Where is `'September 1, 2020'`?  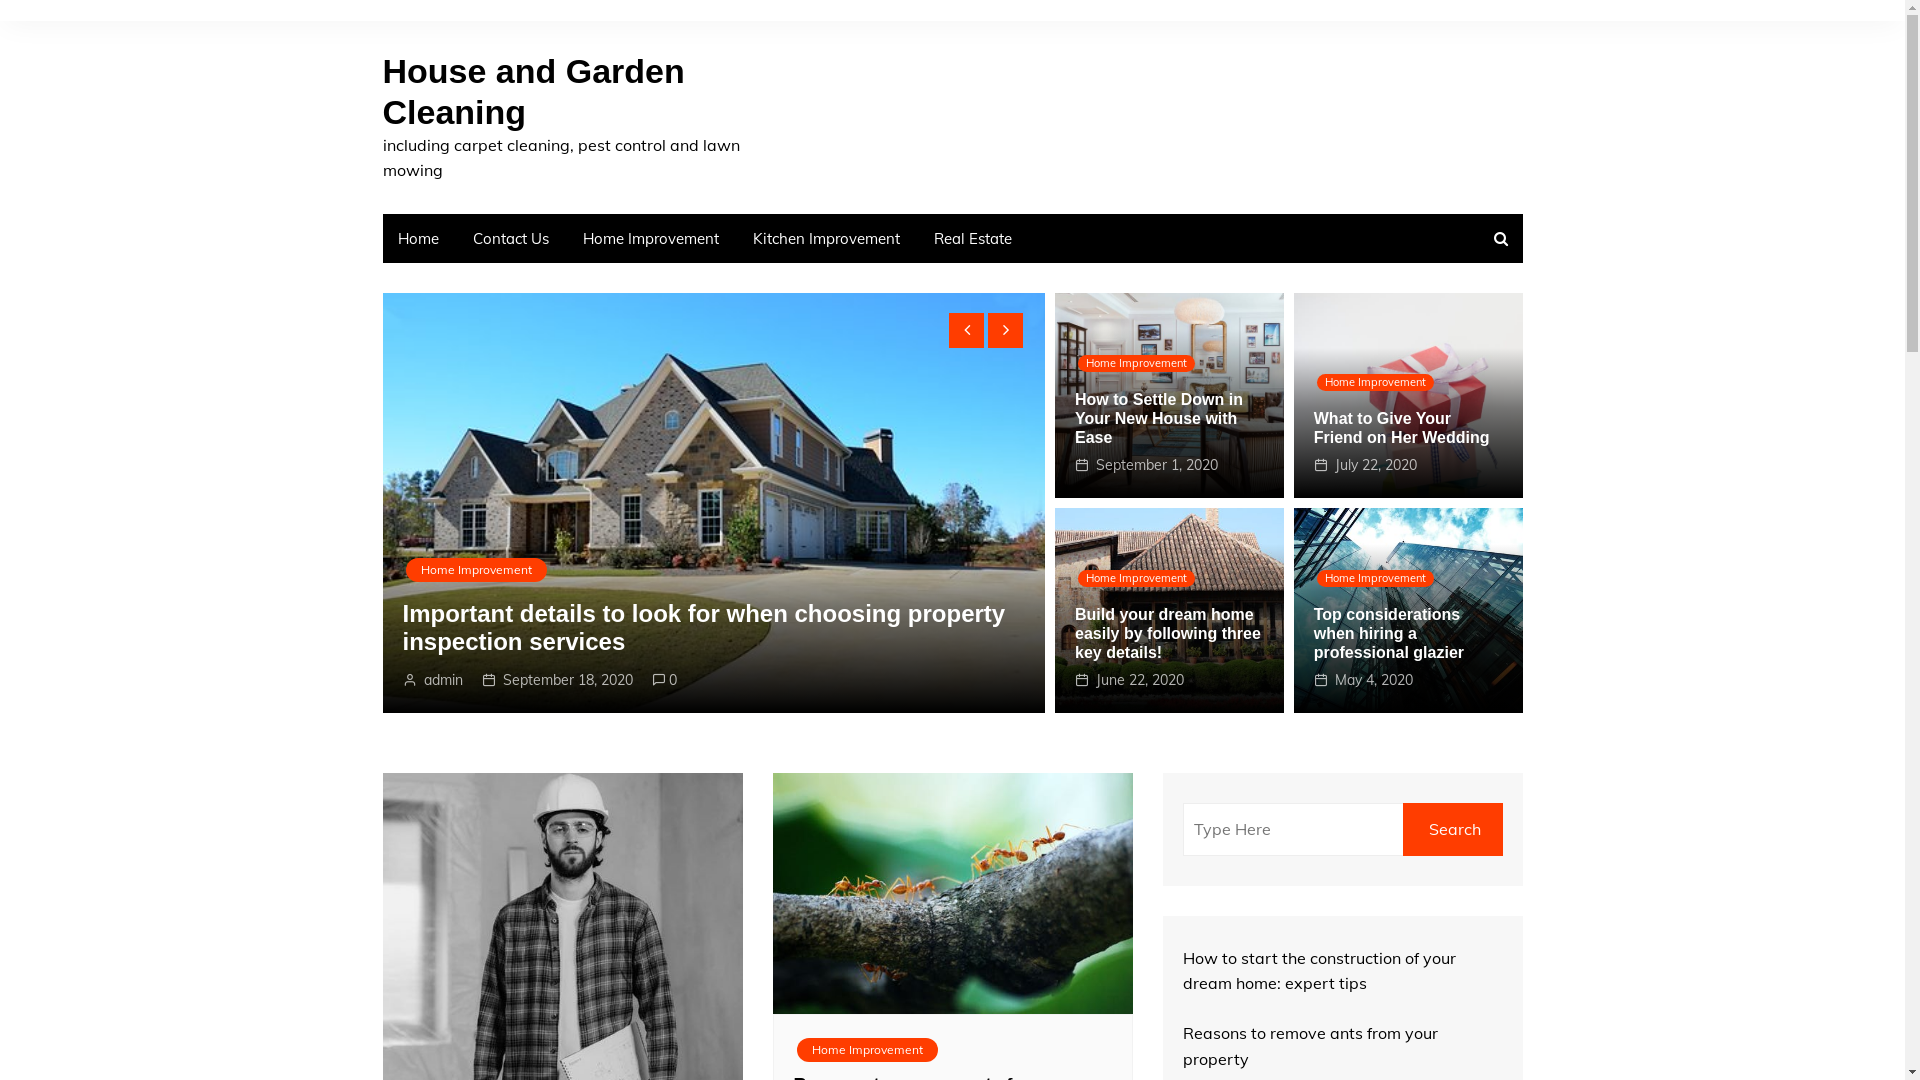
'September 1, 2020' is located at coordinates (1156, 465).